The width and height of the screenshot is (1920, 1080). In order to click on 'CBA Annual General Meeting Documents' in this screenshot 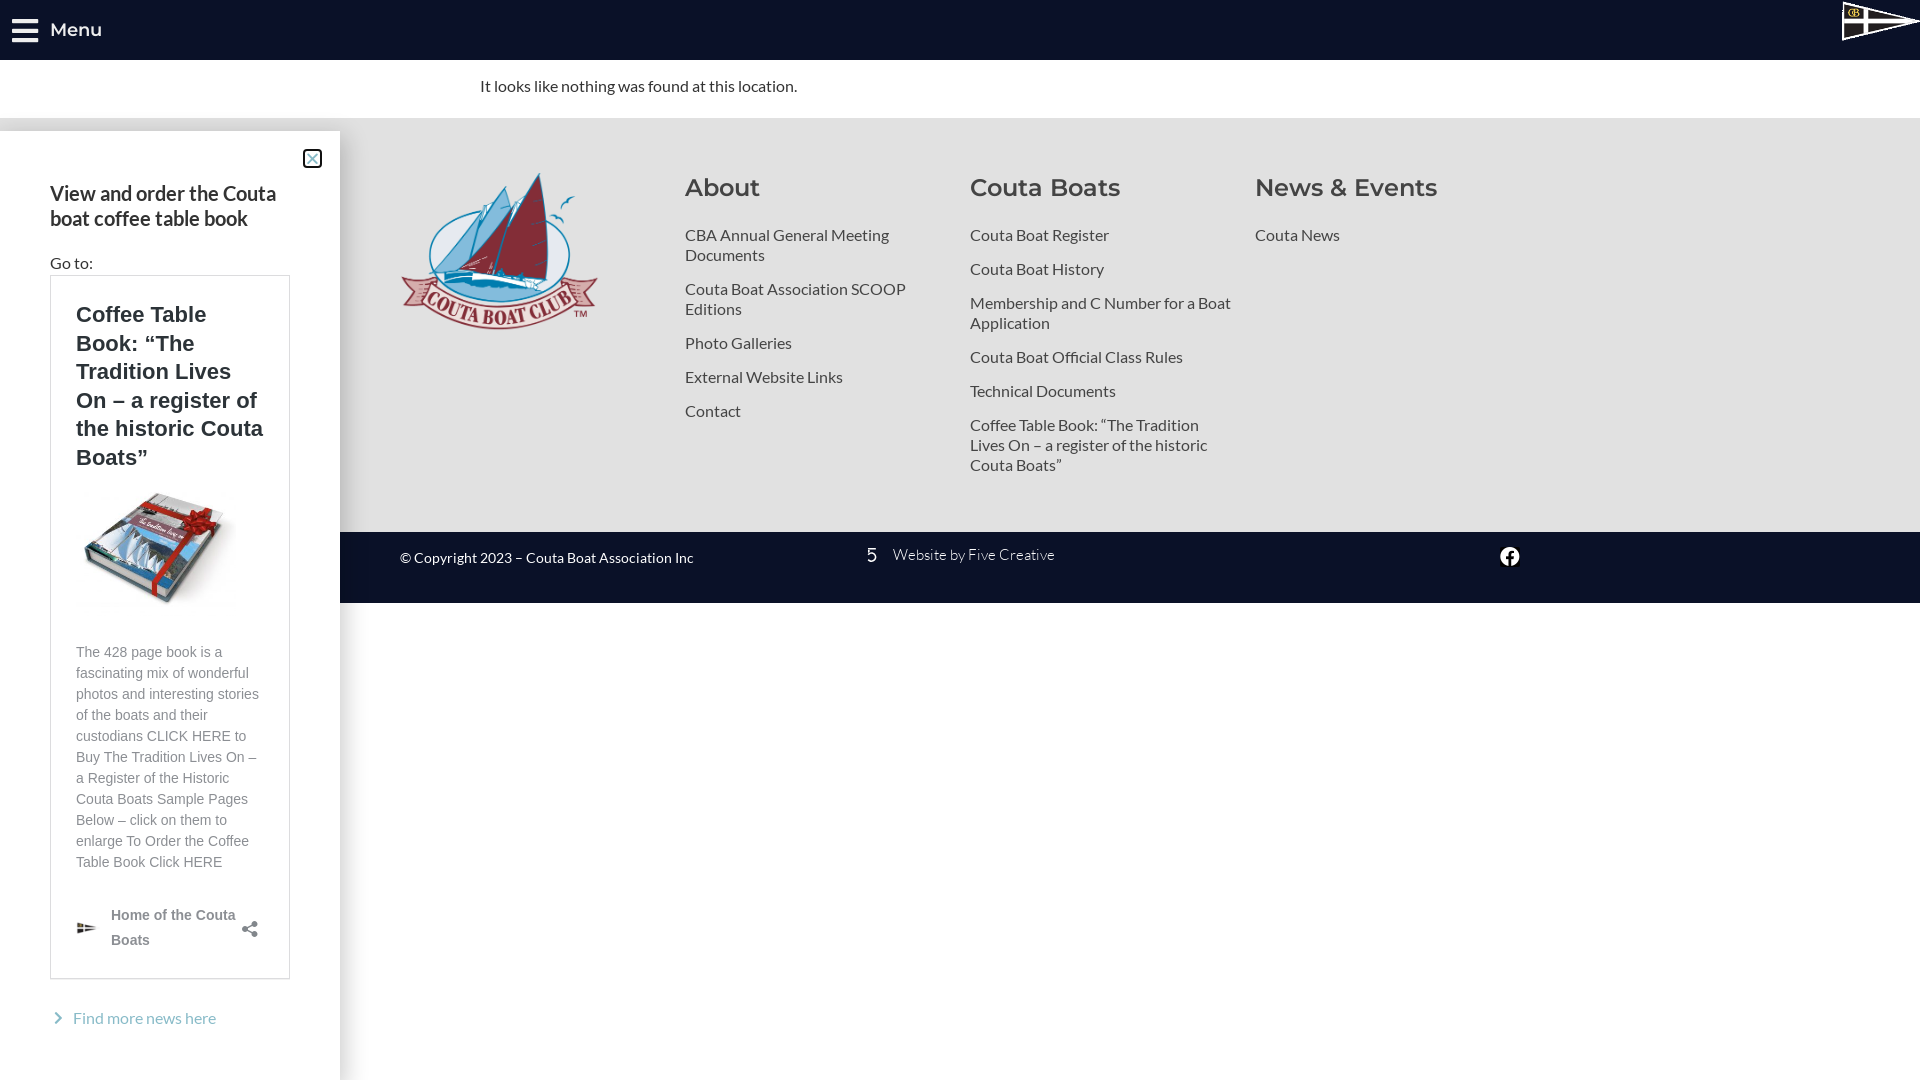, I will do `click(817, 244)`.